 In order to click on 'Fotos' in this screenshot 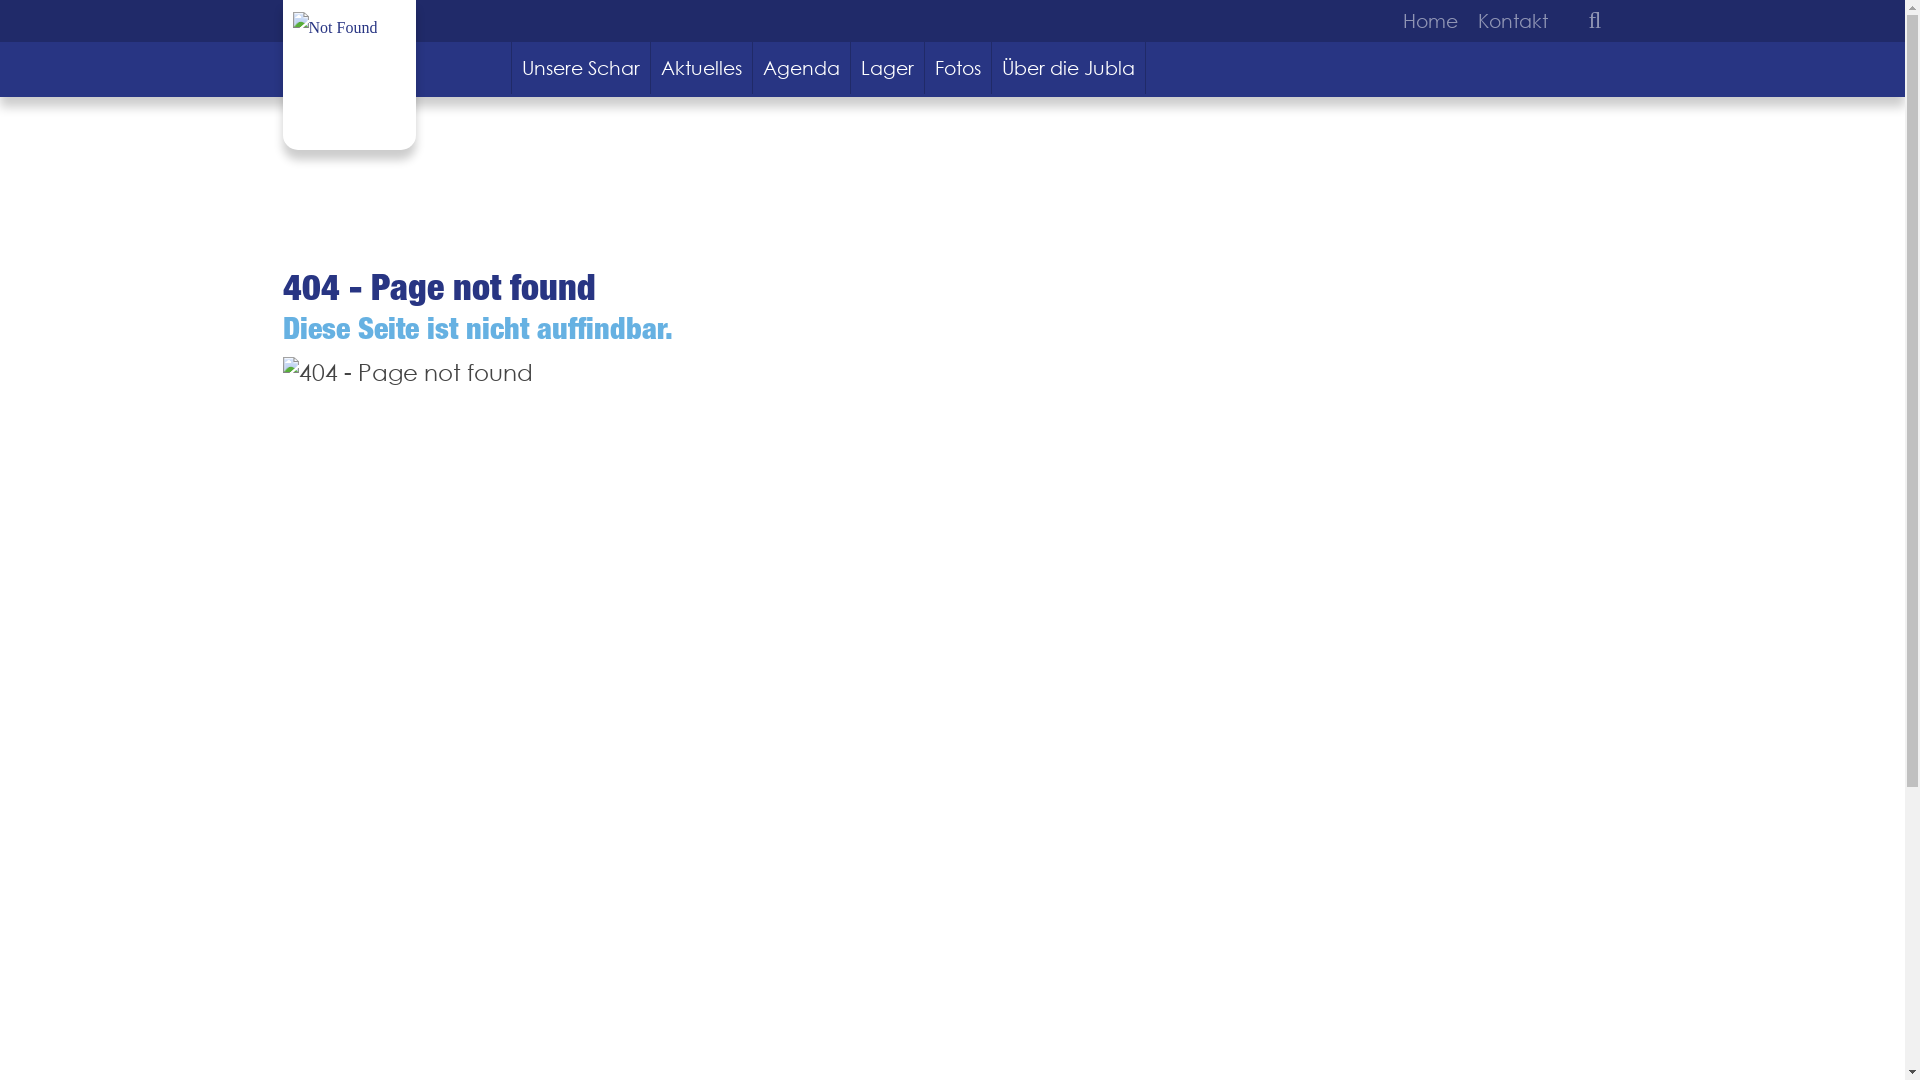, I will do `click(957, 67)`.